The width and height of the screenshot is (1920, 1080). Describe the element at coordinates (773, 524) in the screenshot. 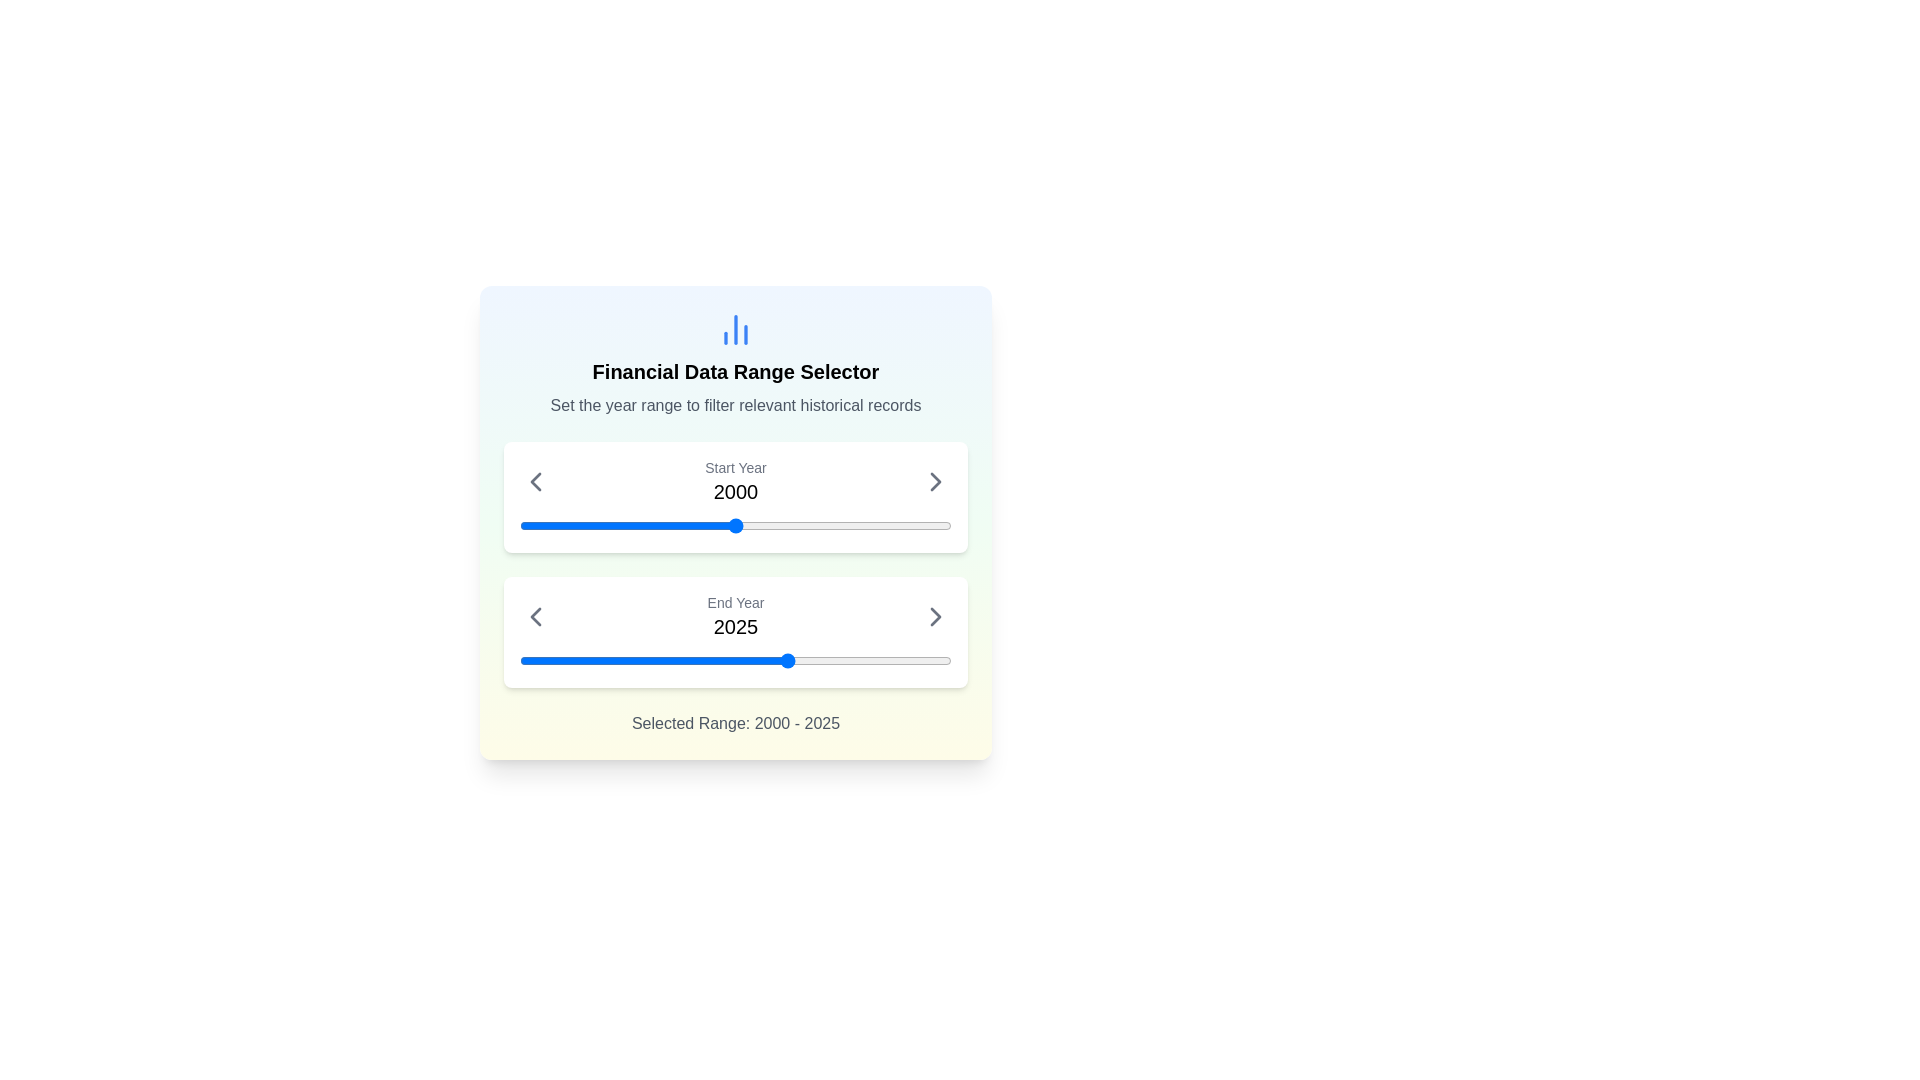

I see `the start year` at that location.